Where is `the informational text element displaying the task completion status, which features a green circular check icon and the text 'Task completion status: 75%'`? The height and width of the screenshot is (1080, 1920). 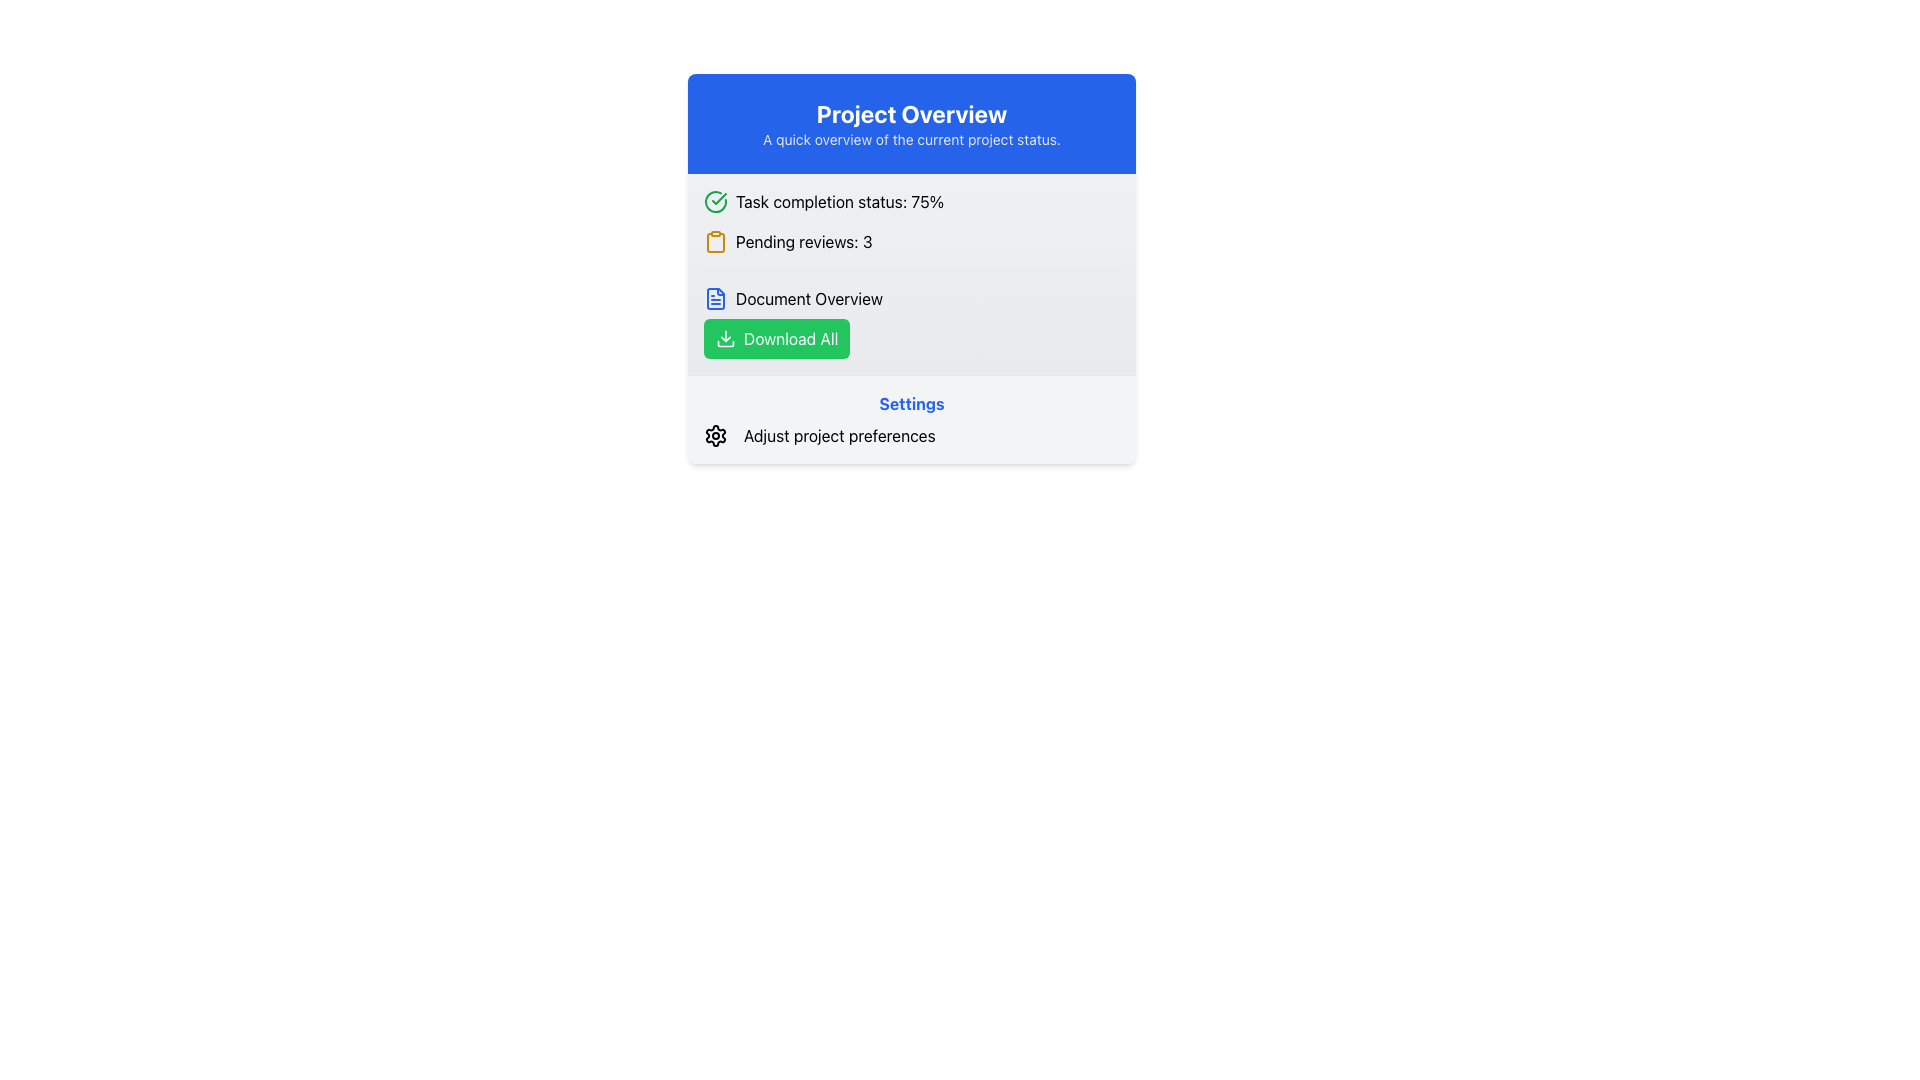 the informational text element displaying the task completion status, which features a green circular check icon and the text 'Task completion status: 75%' is located at coordinates (911, 201).